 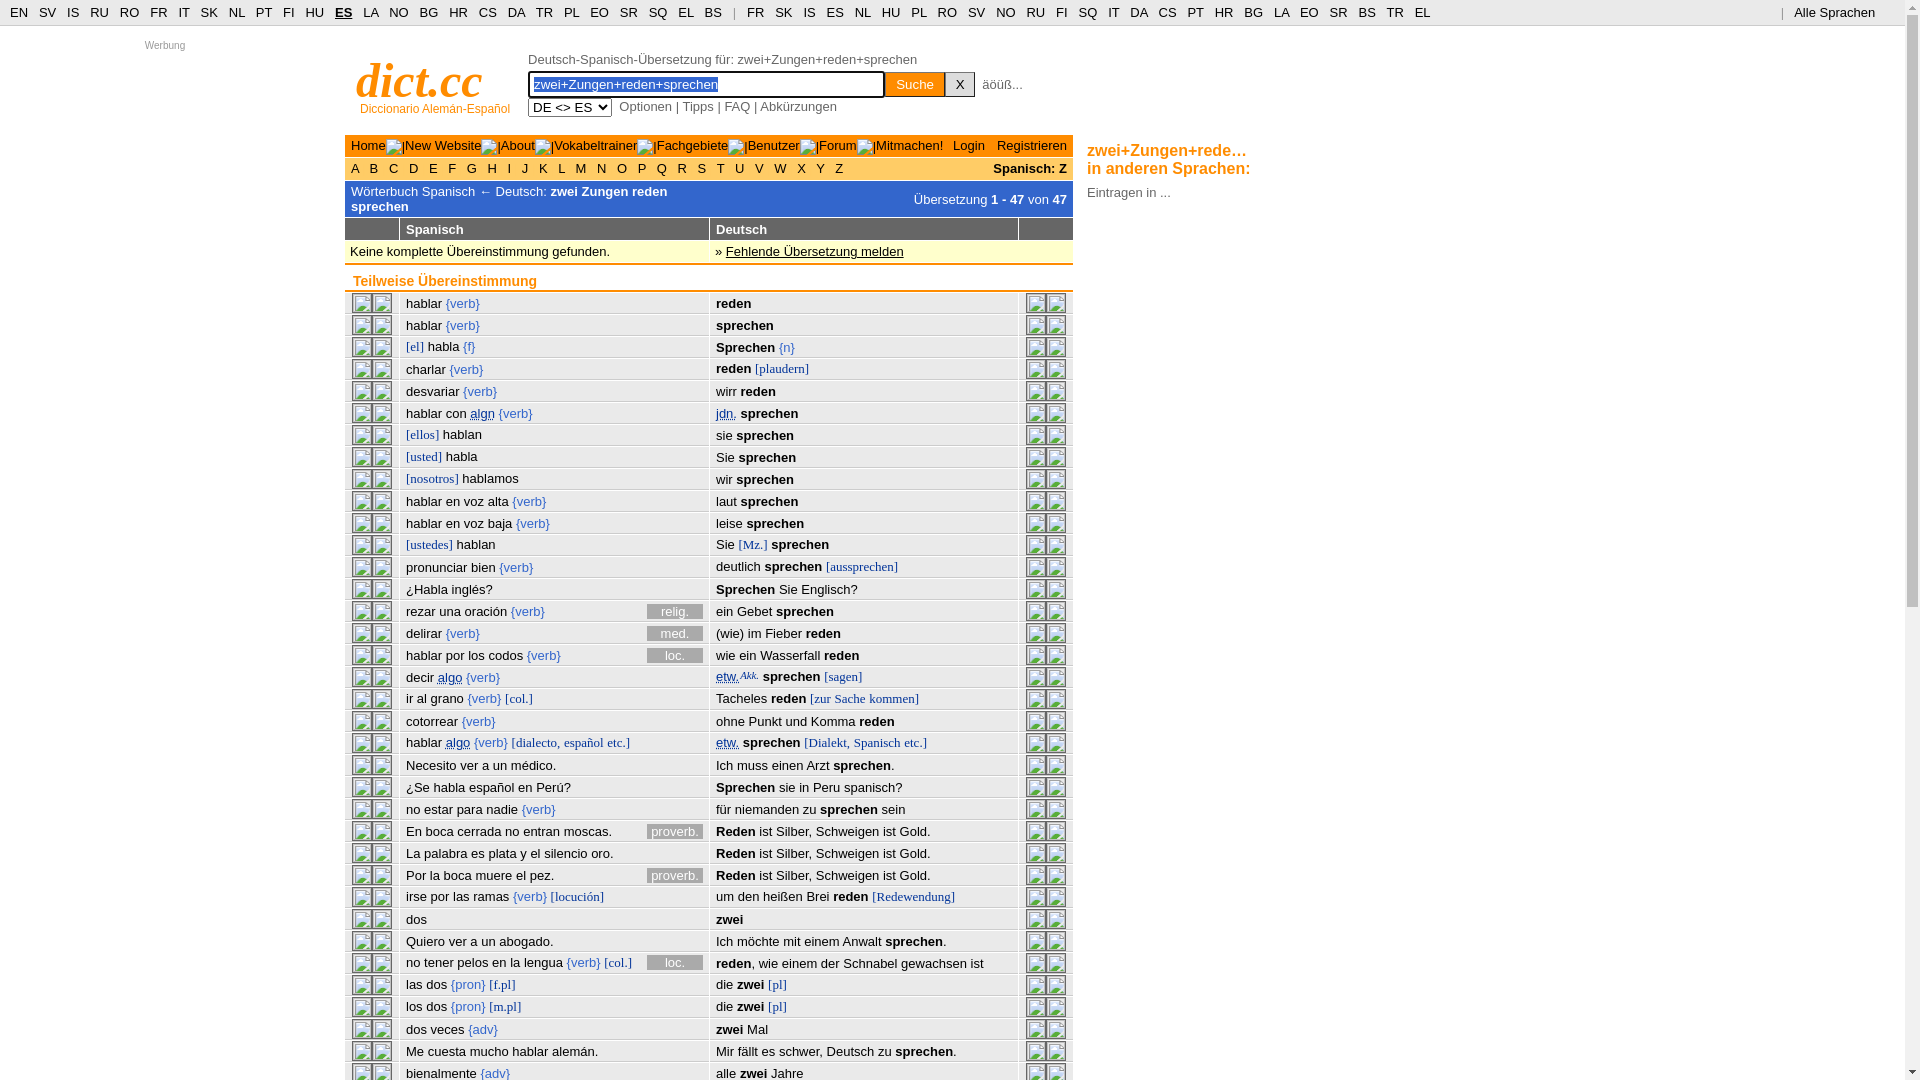 What do you see at coordinates (405, 721) in the screenshot?
I see `'cotorrear'` at bounding box center [405, 721].